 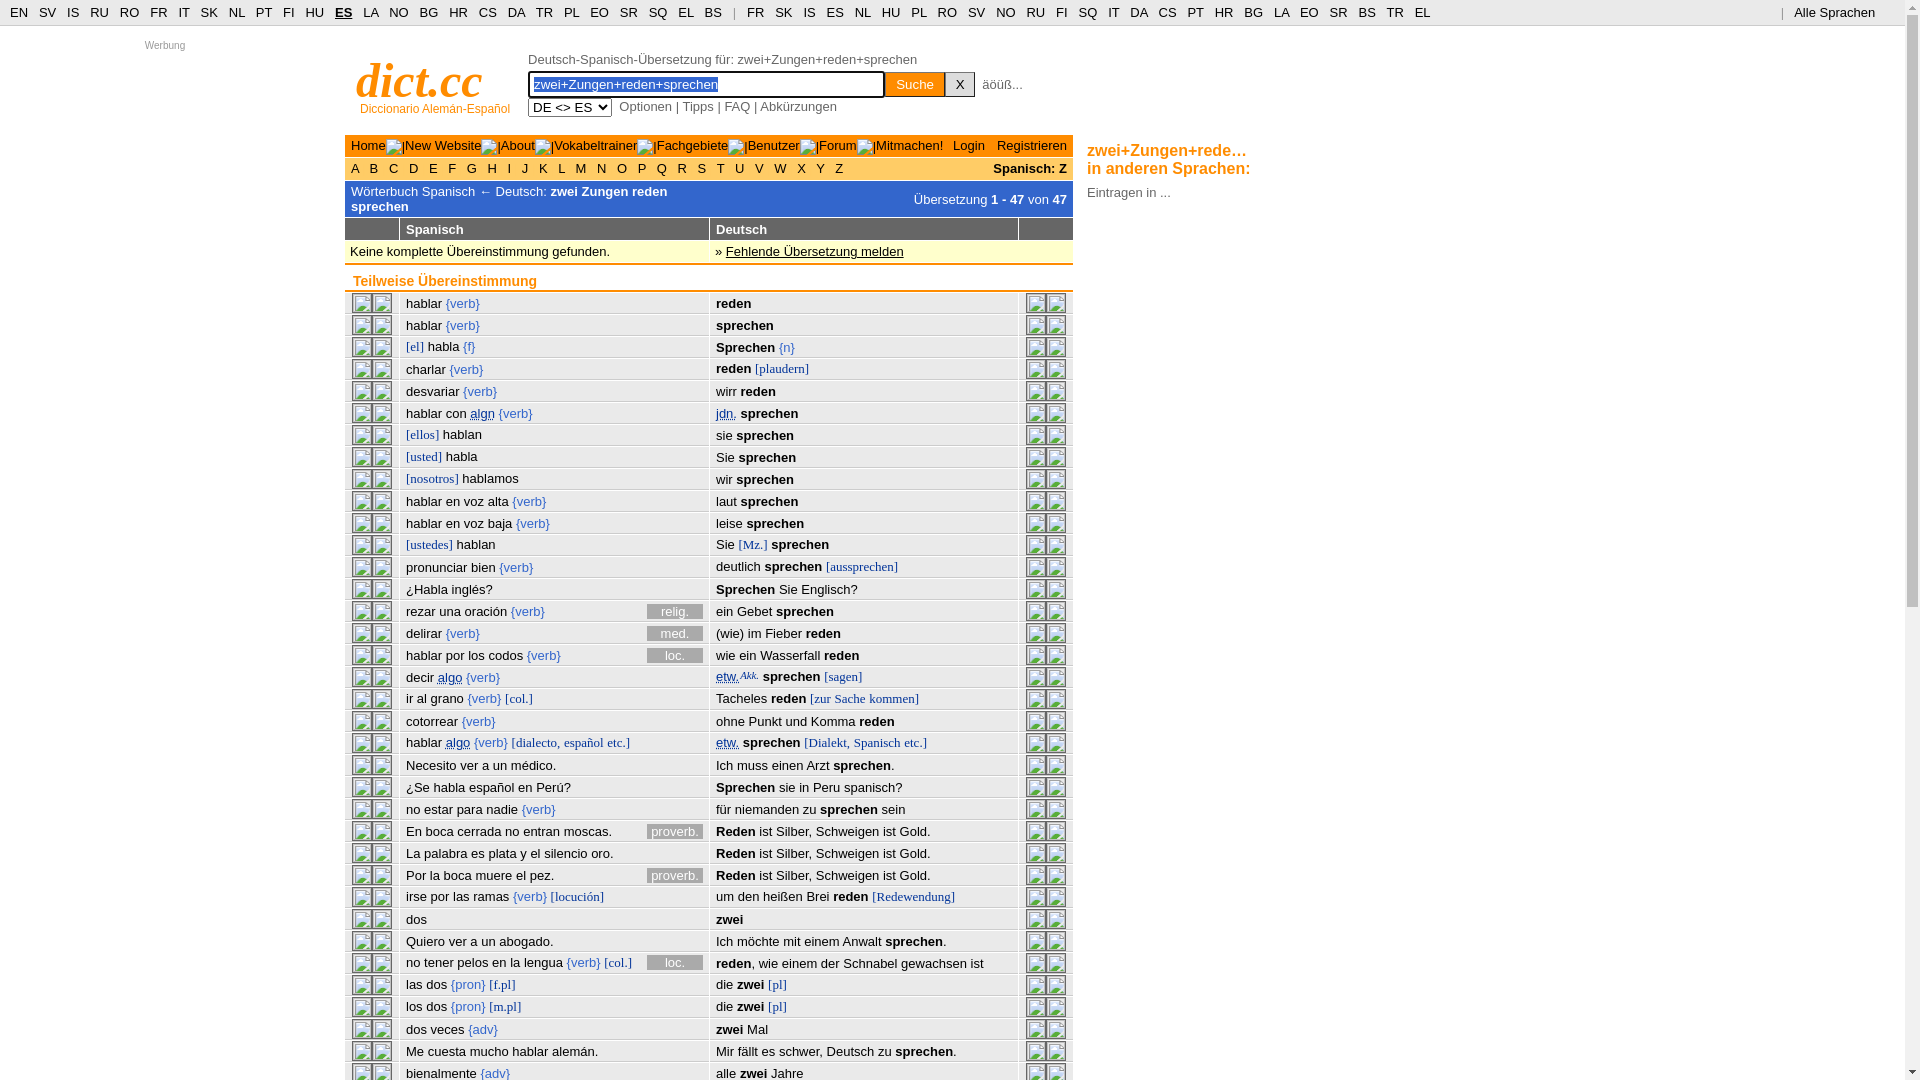 What do you see at coordinates (405, 721) in the screenshot?
I see `'cotorrear'` at bounding box center [405, 721].